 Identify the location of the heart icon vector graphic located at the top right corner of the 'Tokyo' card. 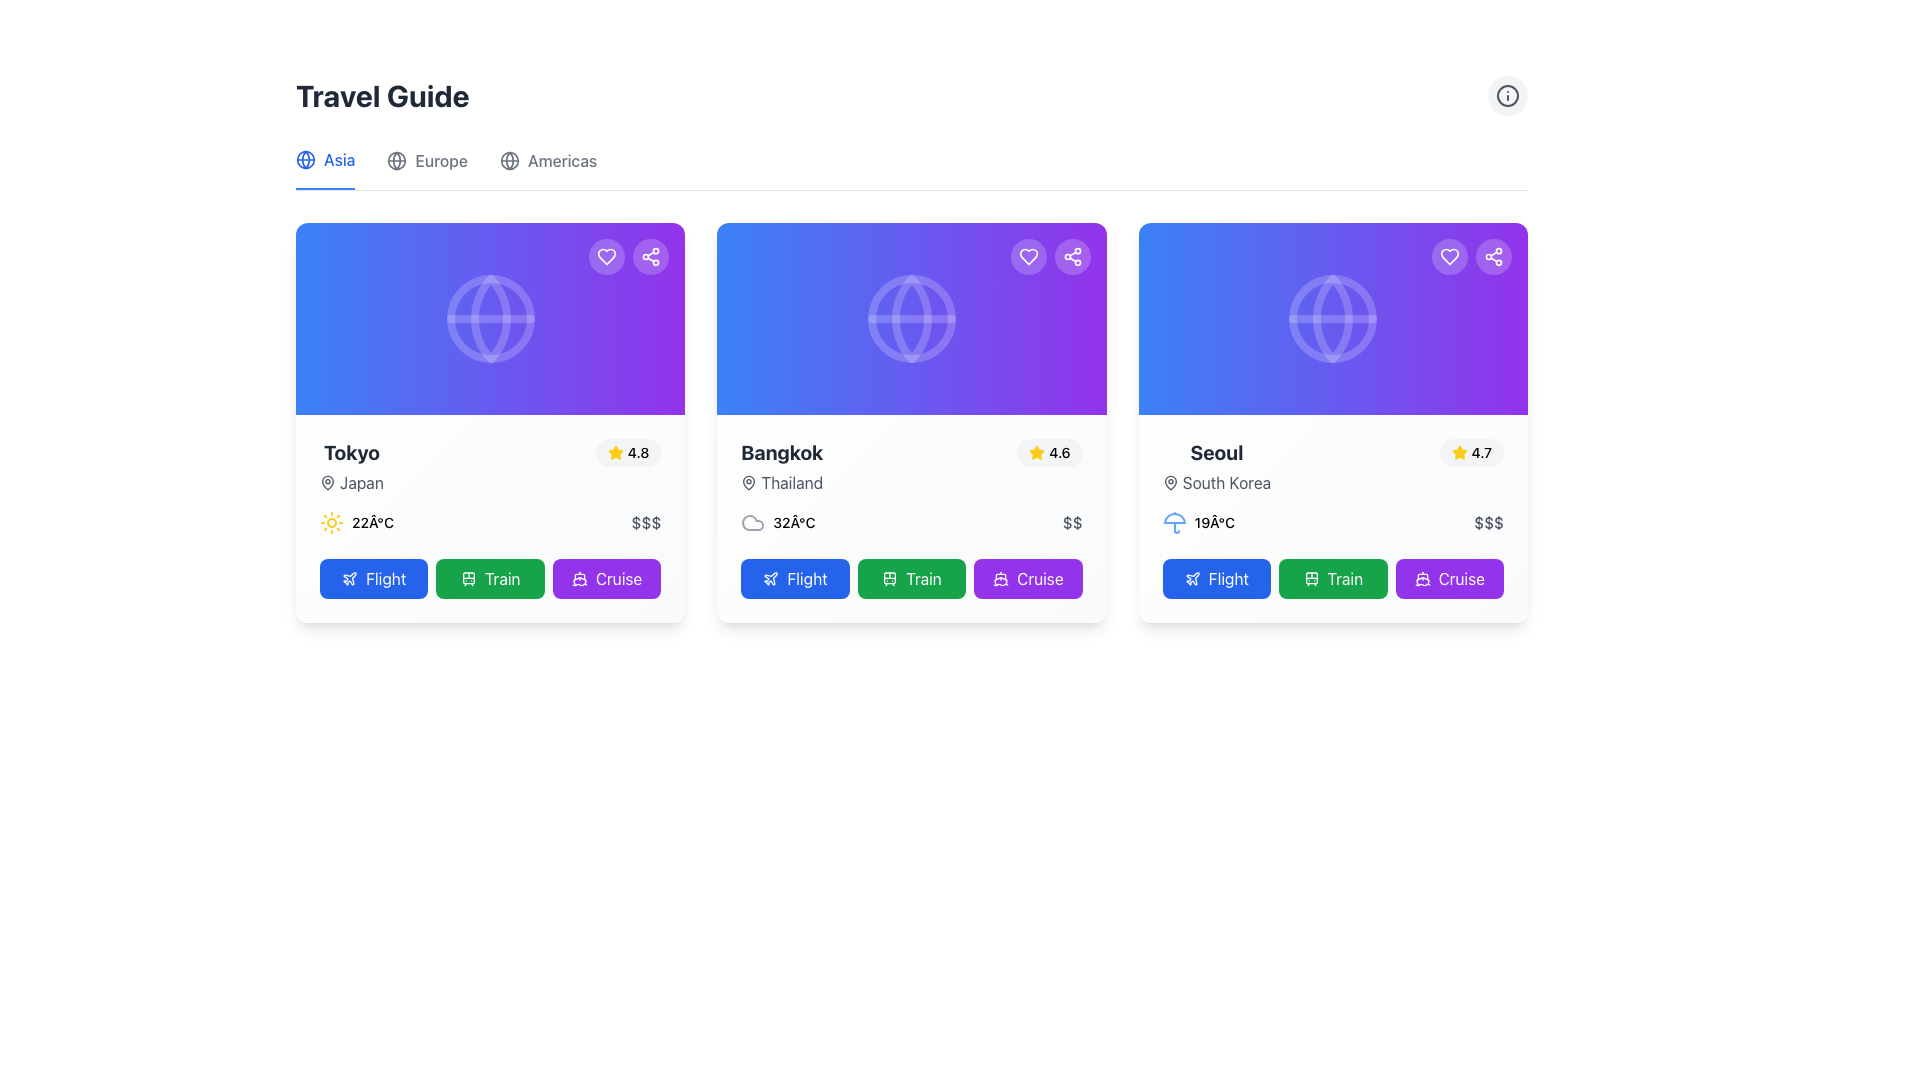
(606, 256).